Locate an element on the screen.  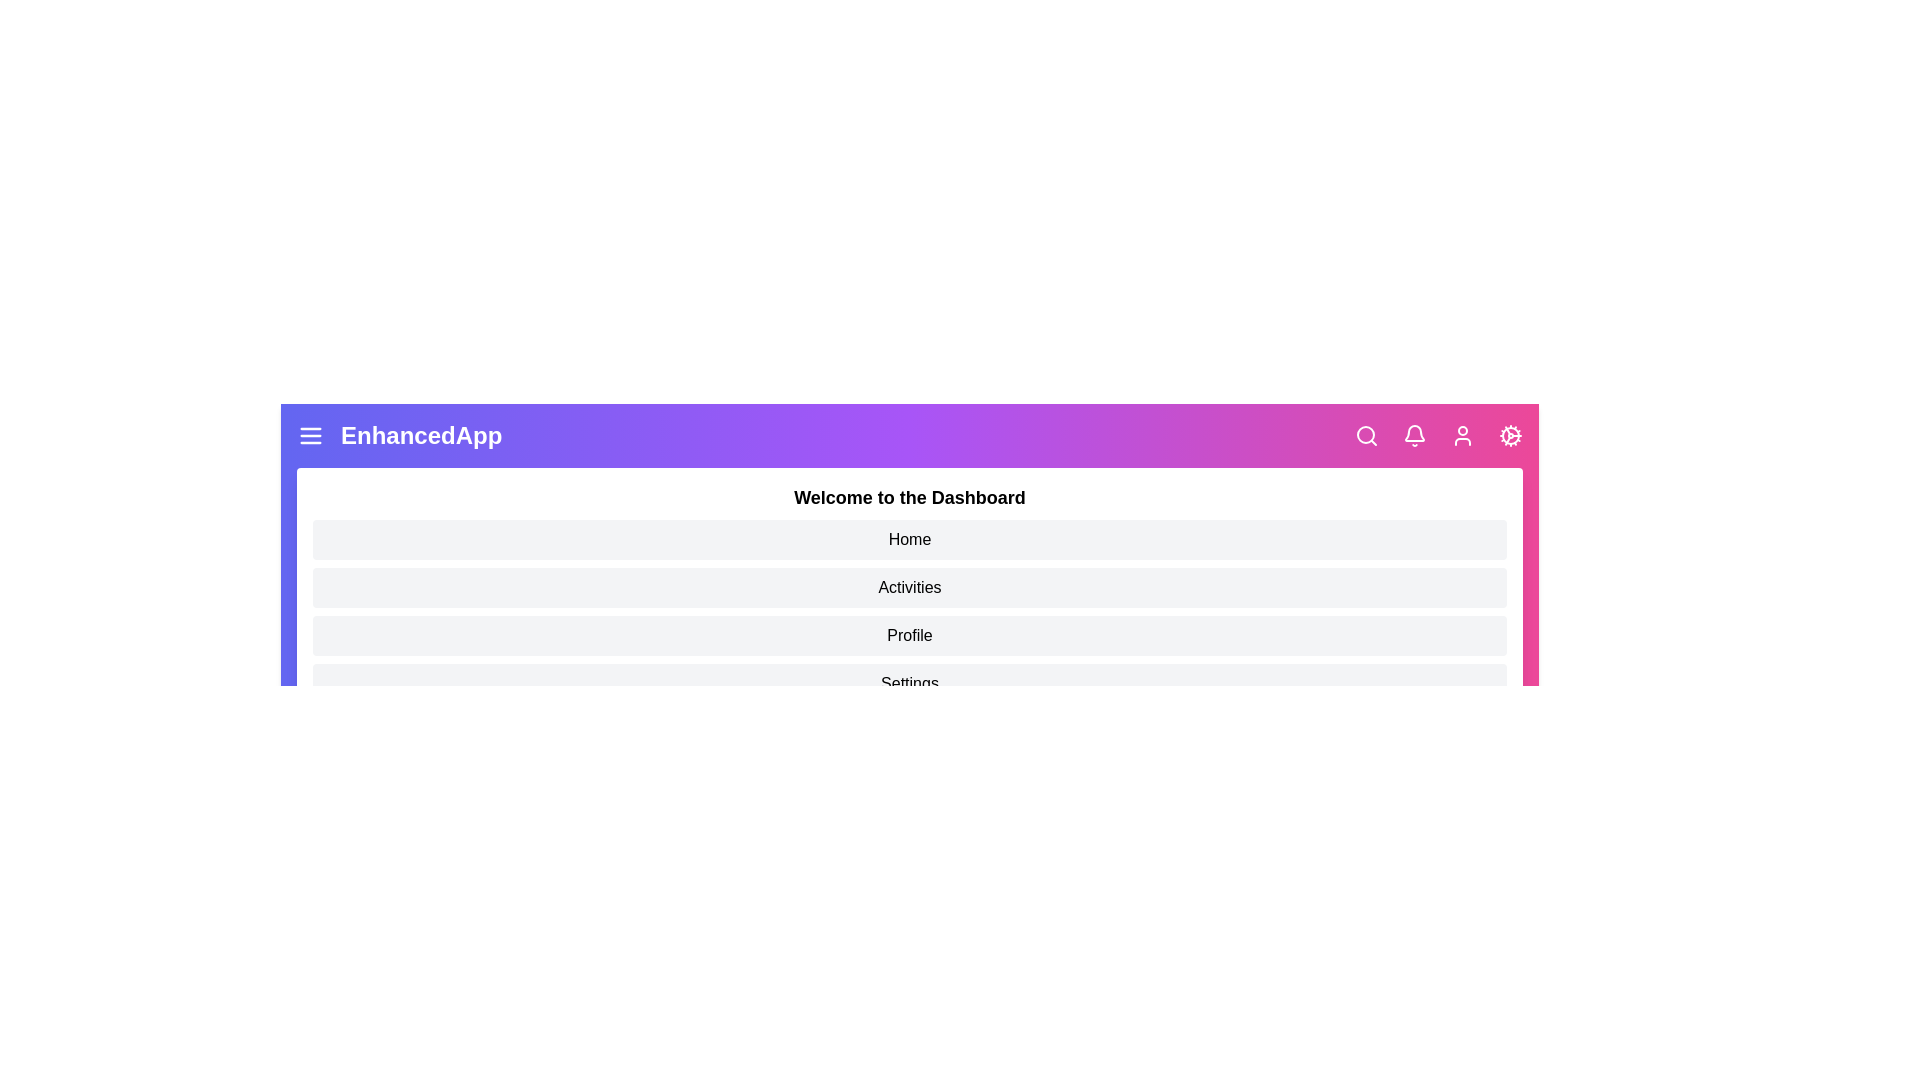
the bell icon to access notifications is located at coordinates (1414, 434).